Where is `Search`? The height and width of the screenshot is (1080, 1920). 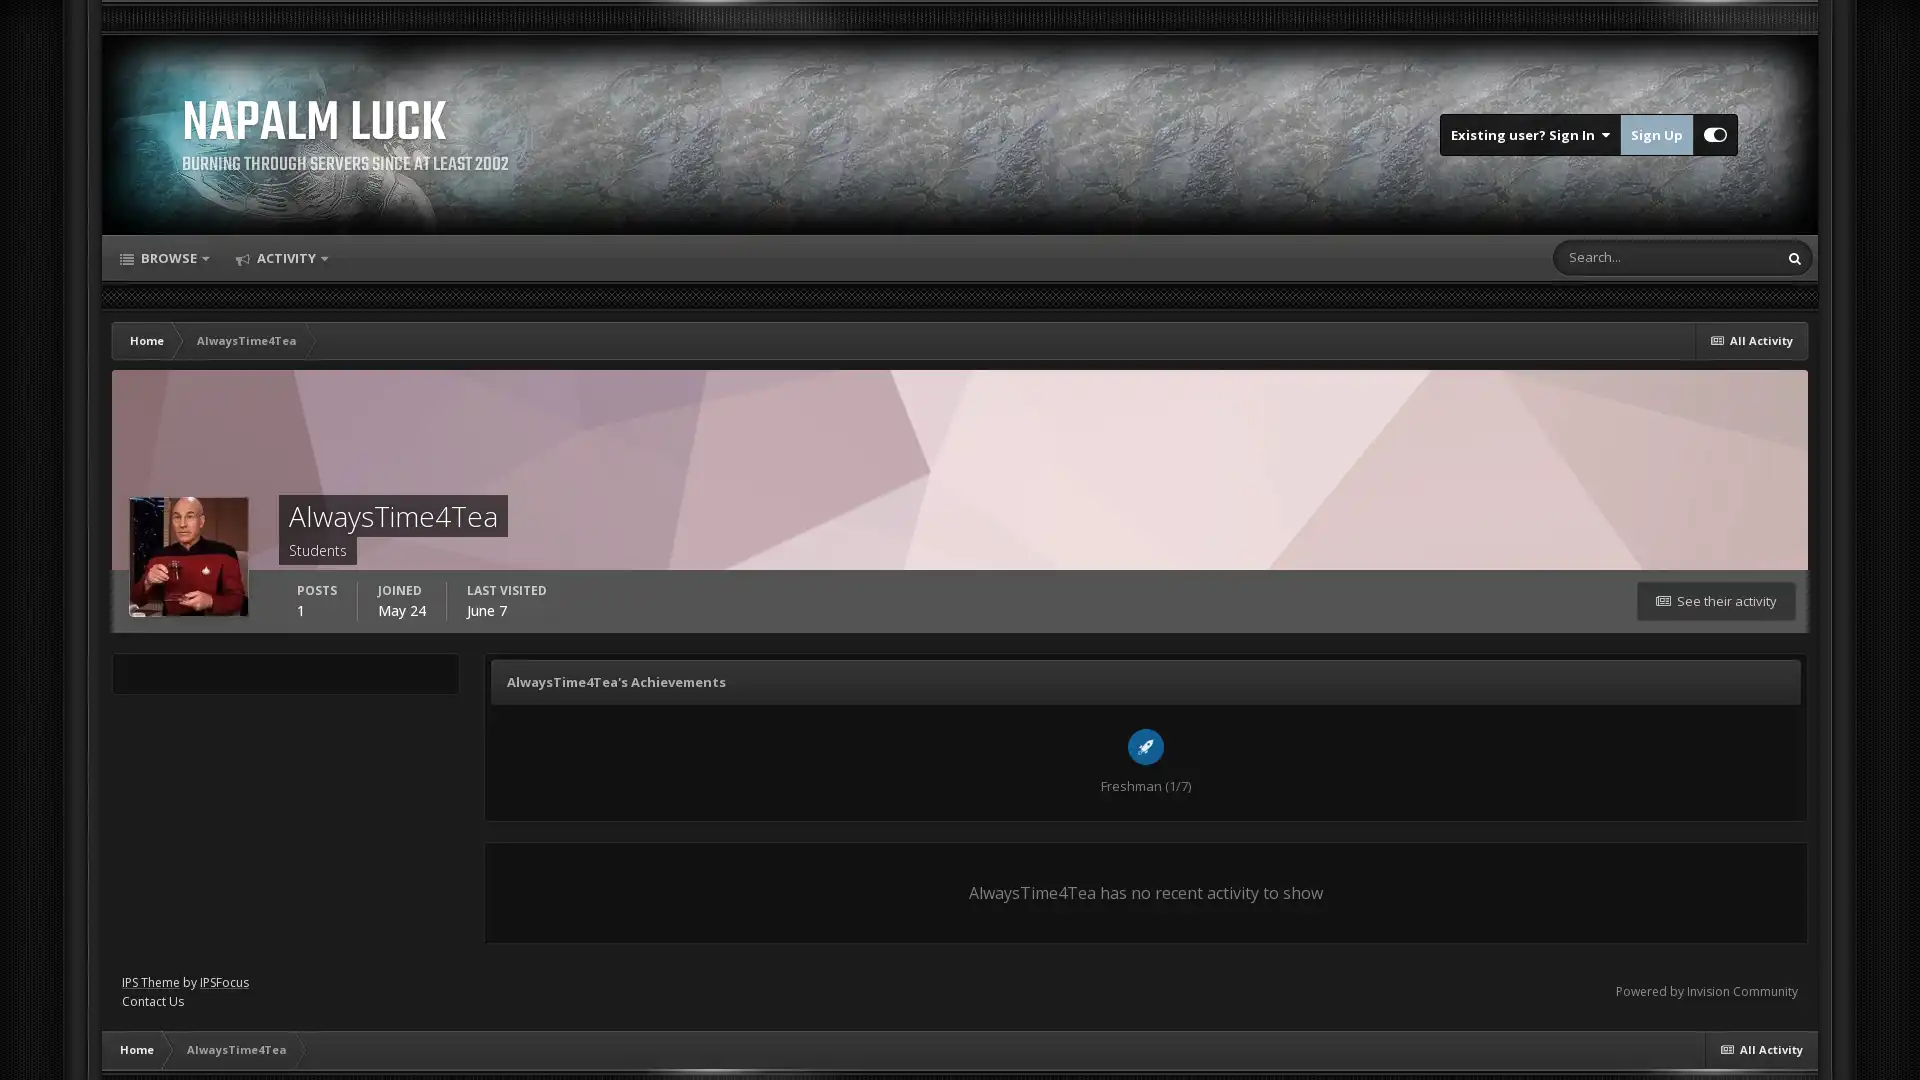
Search is located at coordinates (1795, 257).